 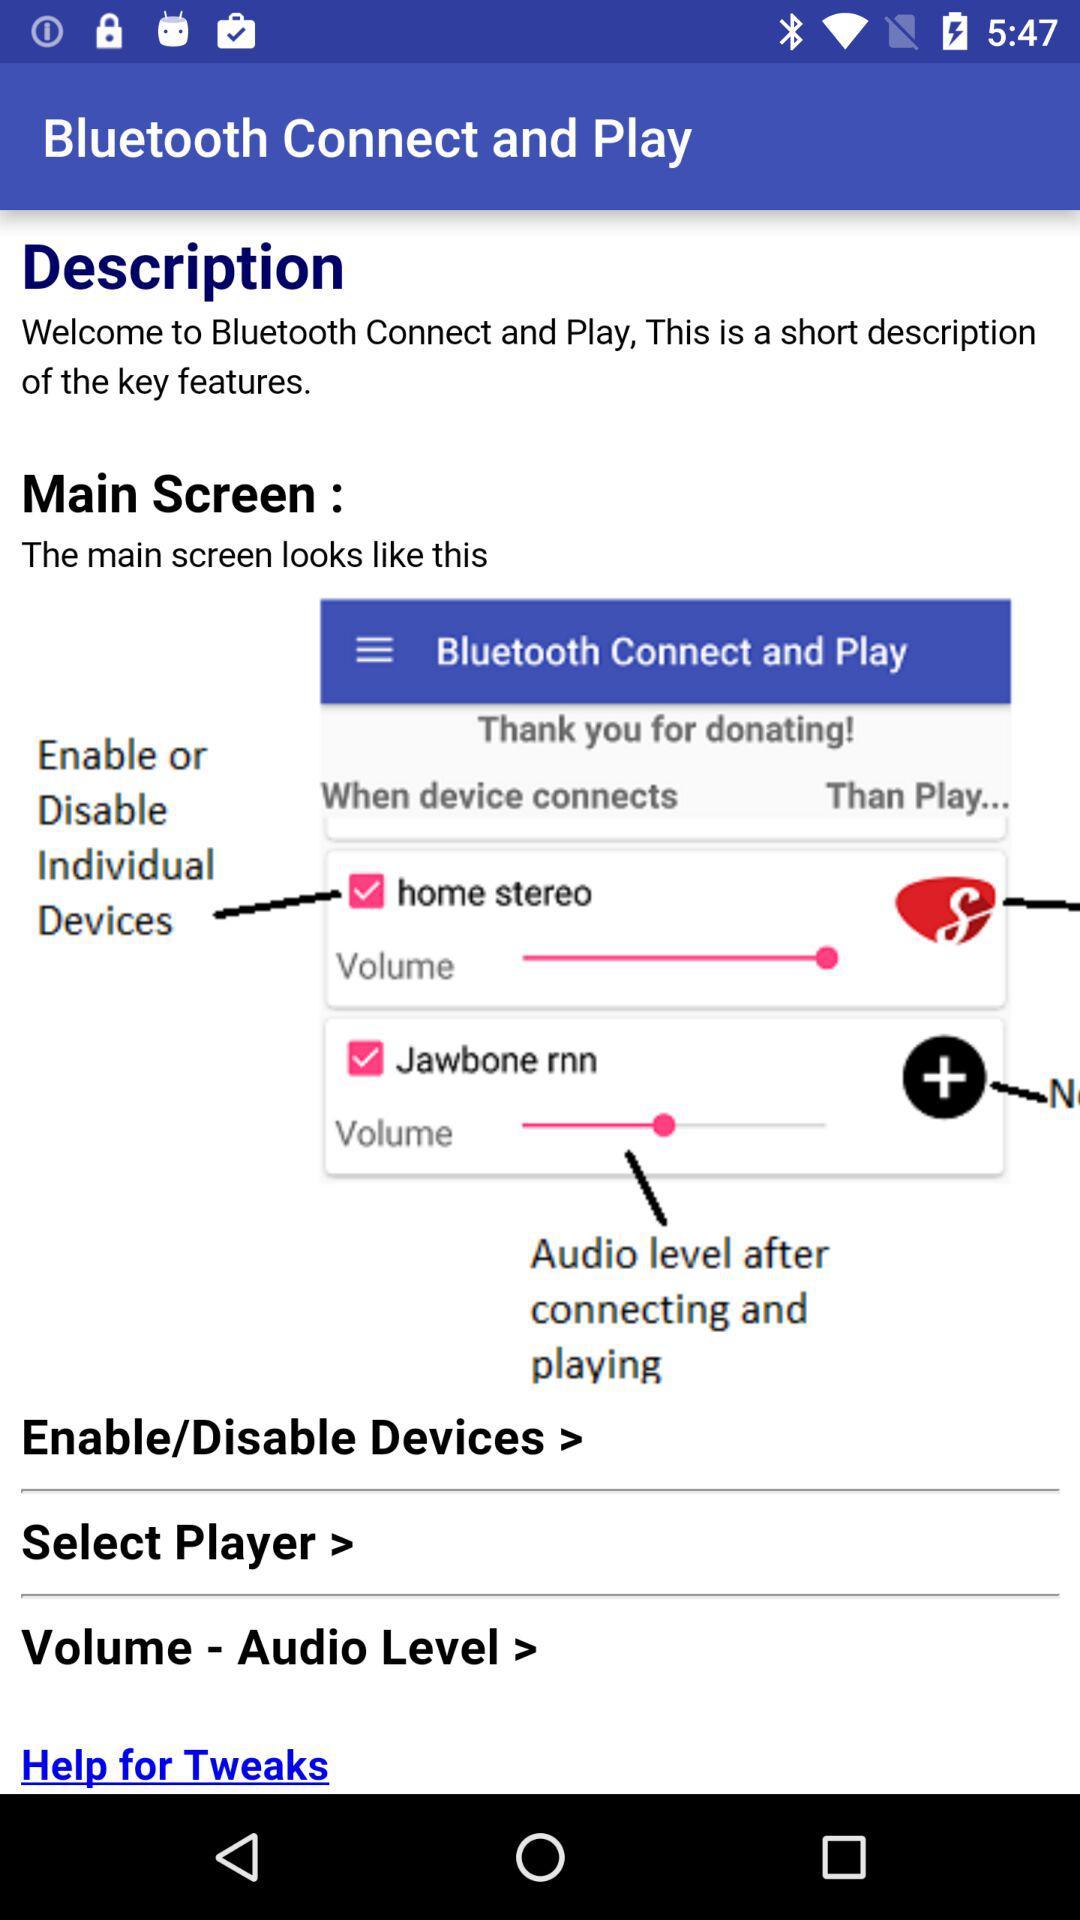 I want to click on click entire page, so click(x=540, y=1002).